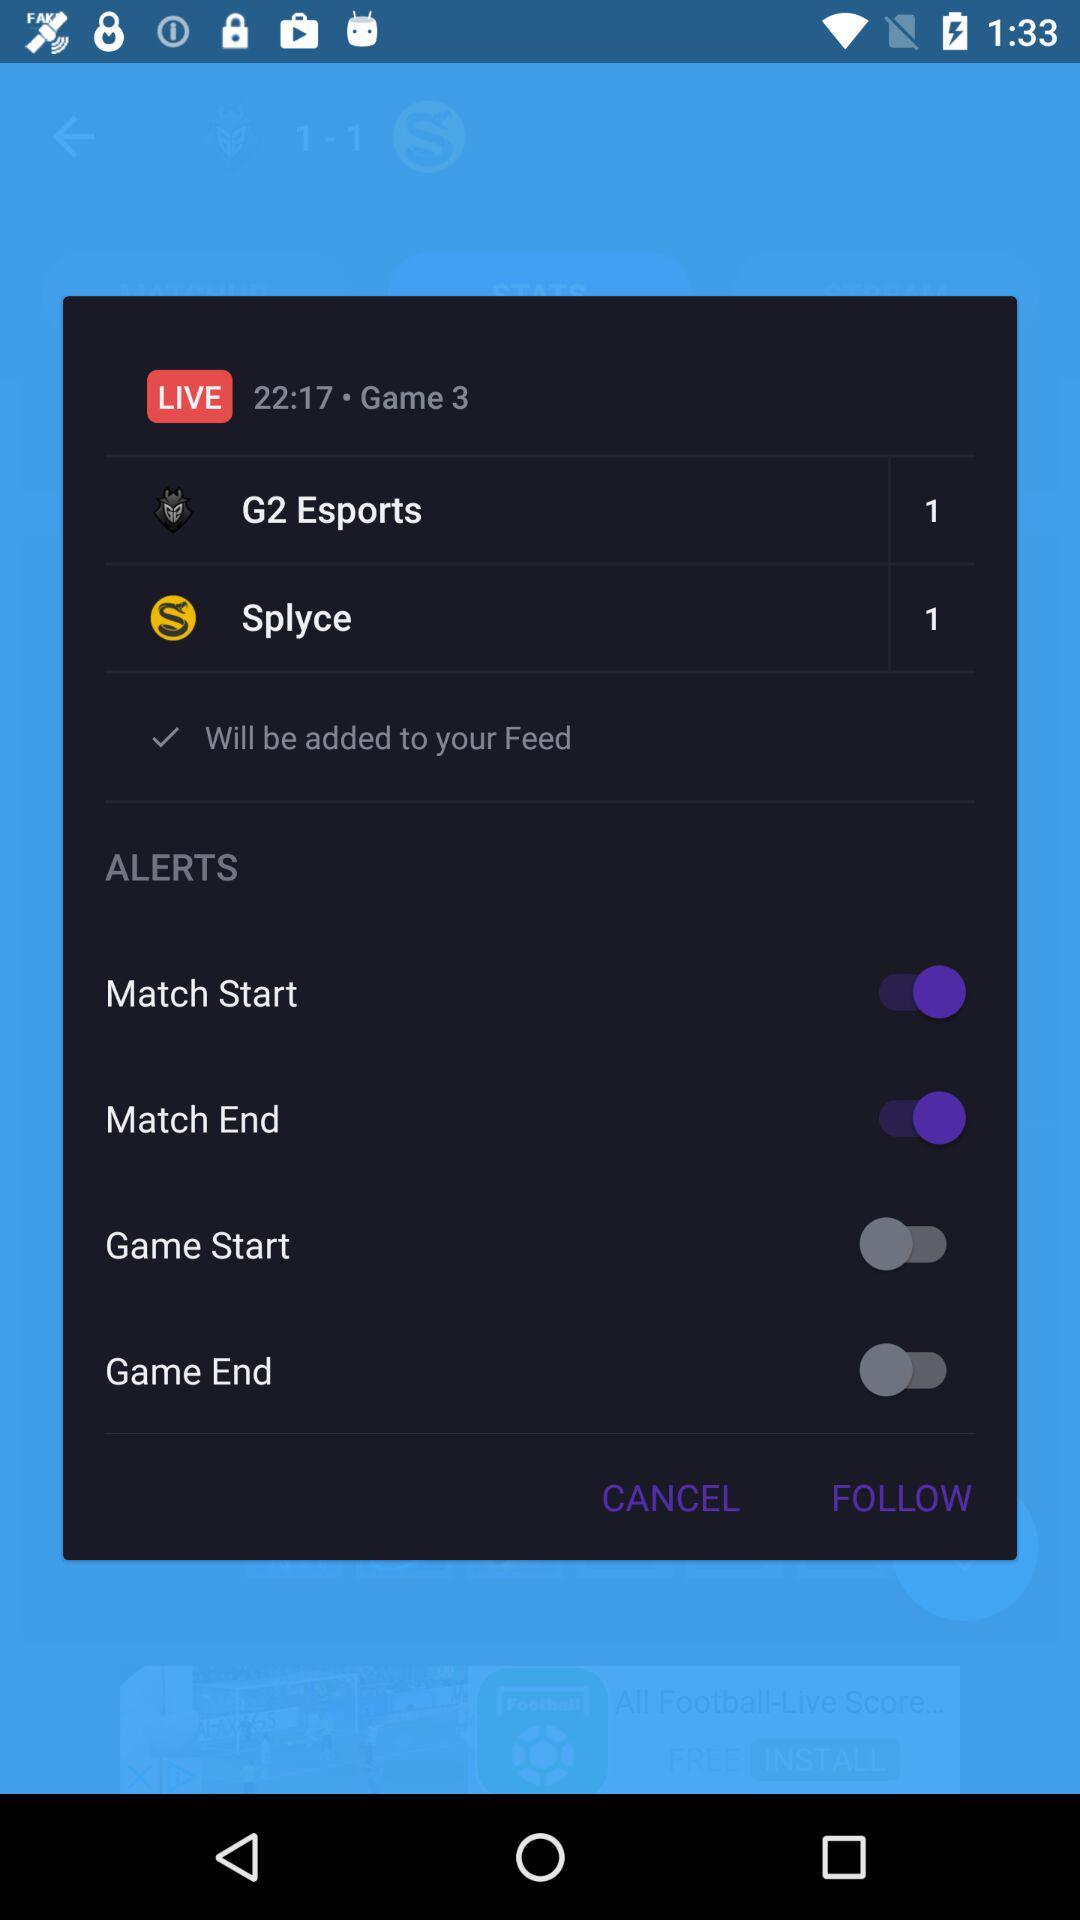 This screenshot has height=1920, width=1080. I want to click on off button, so click(912, 1368).